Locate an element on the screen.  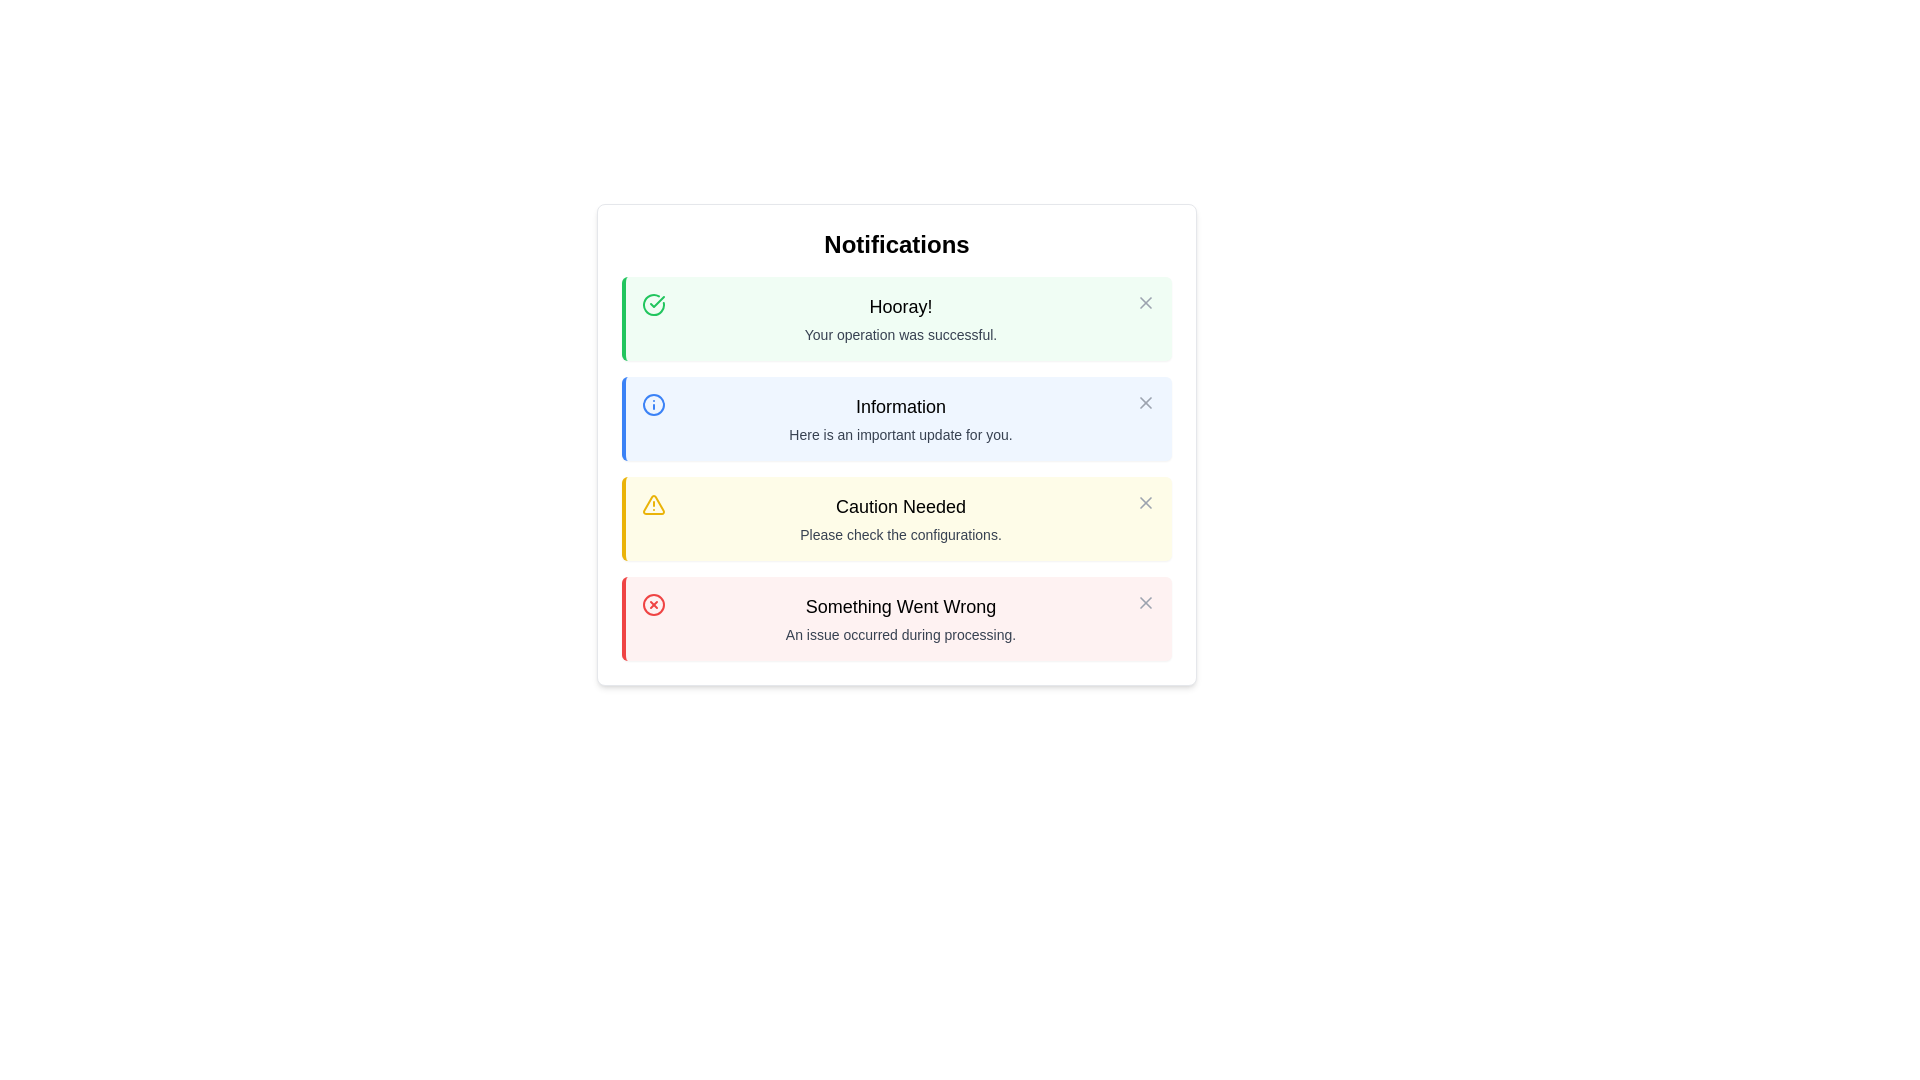
the static text 'Hooray!' which is the title of the notification message in the first notification box of the 'Notifications' section is located at coordinates (900, 307).